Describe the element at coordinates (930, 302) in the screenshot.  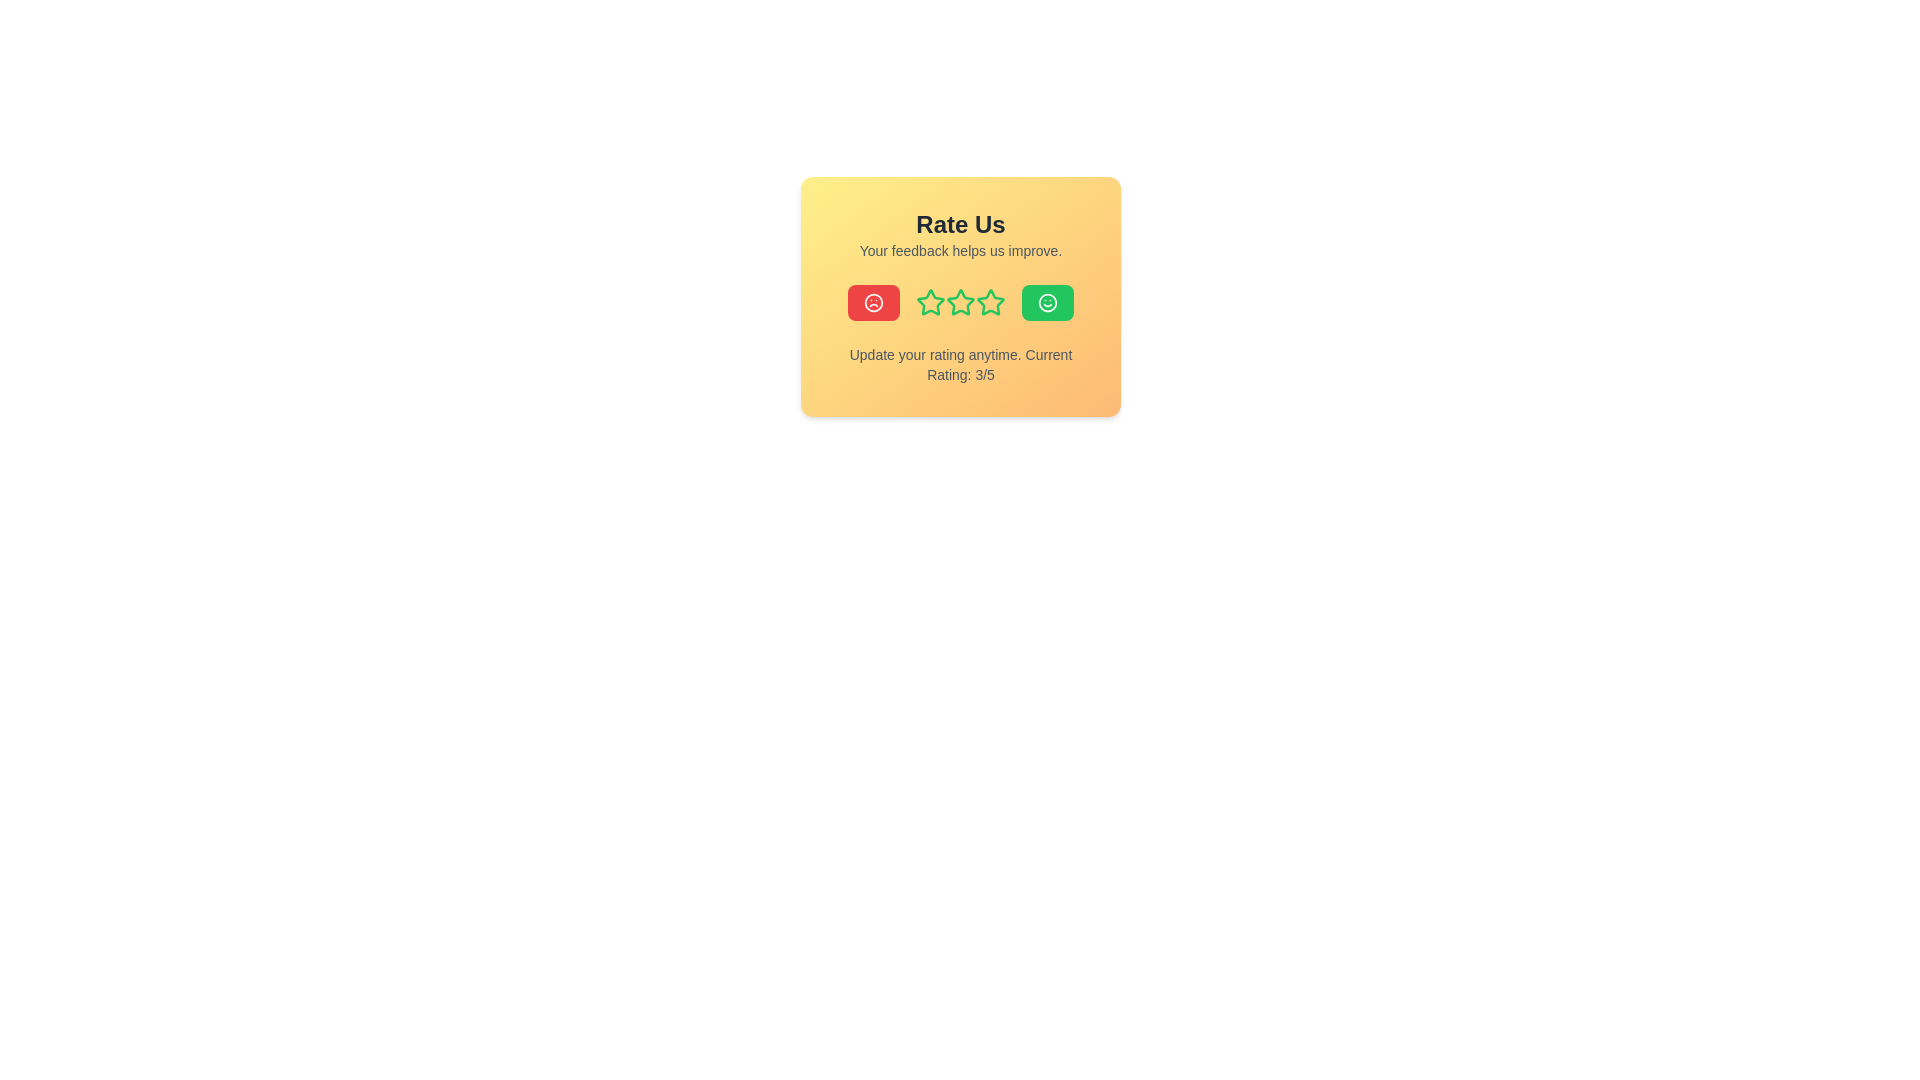
I see `the third star icon in the rating system` at that location.